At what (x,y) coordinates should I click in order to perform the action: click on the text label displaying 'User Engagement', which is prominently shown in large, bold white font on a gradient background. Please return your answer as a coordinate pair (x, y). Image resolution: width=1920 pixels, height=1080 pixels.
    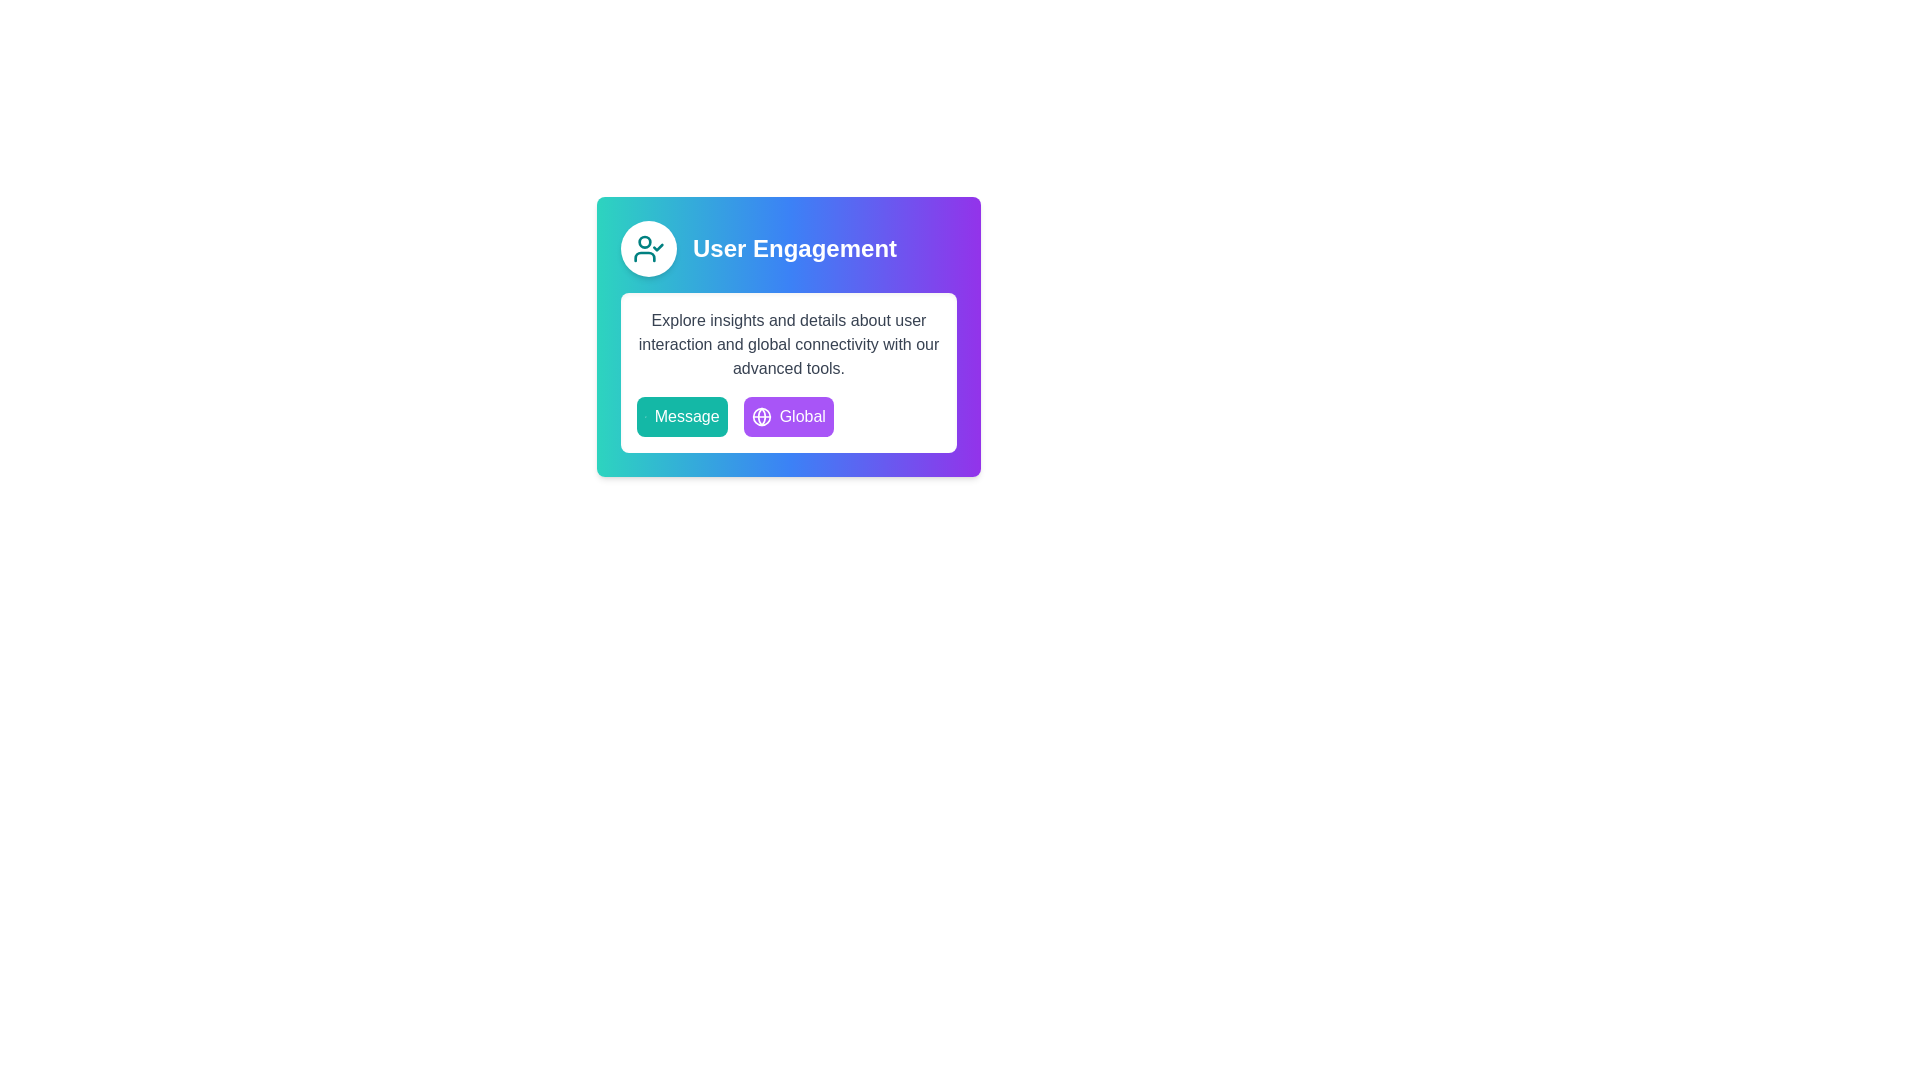
    Looking at the image, I should click on (794, 248).